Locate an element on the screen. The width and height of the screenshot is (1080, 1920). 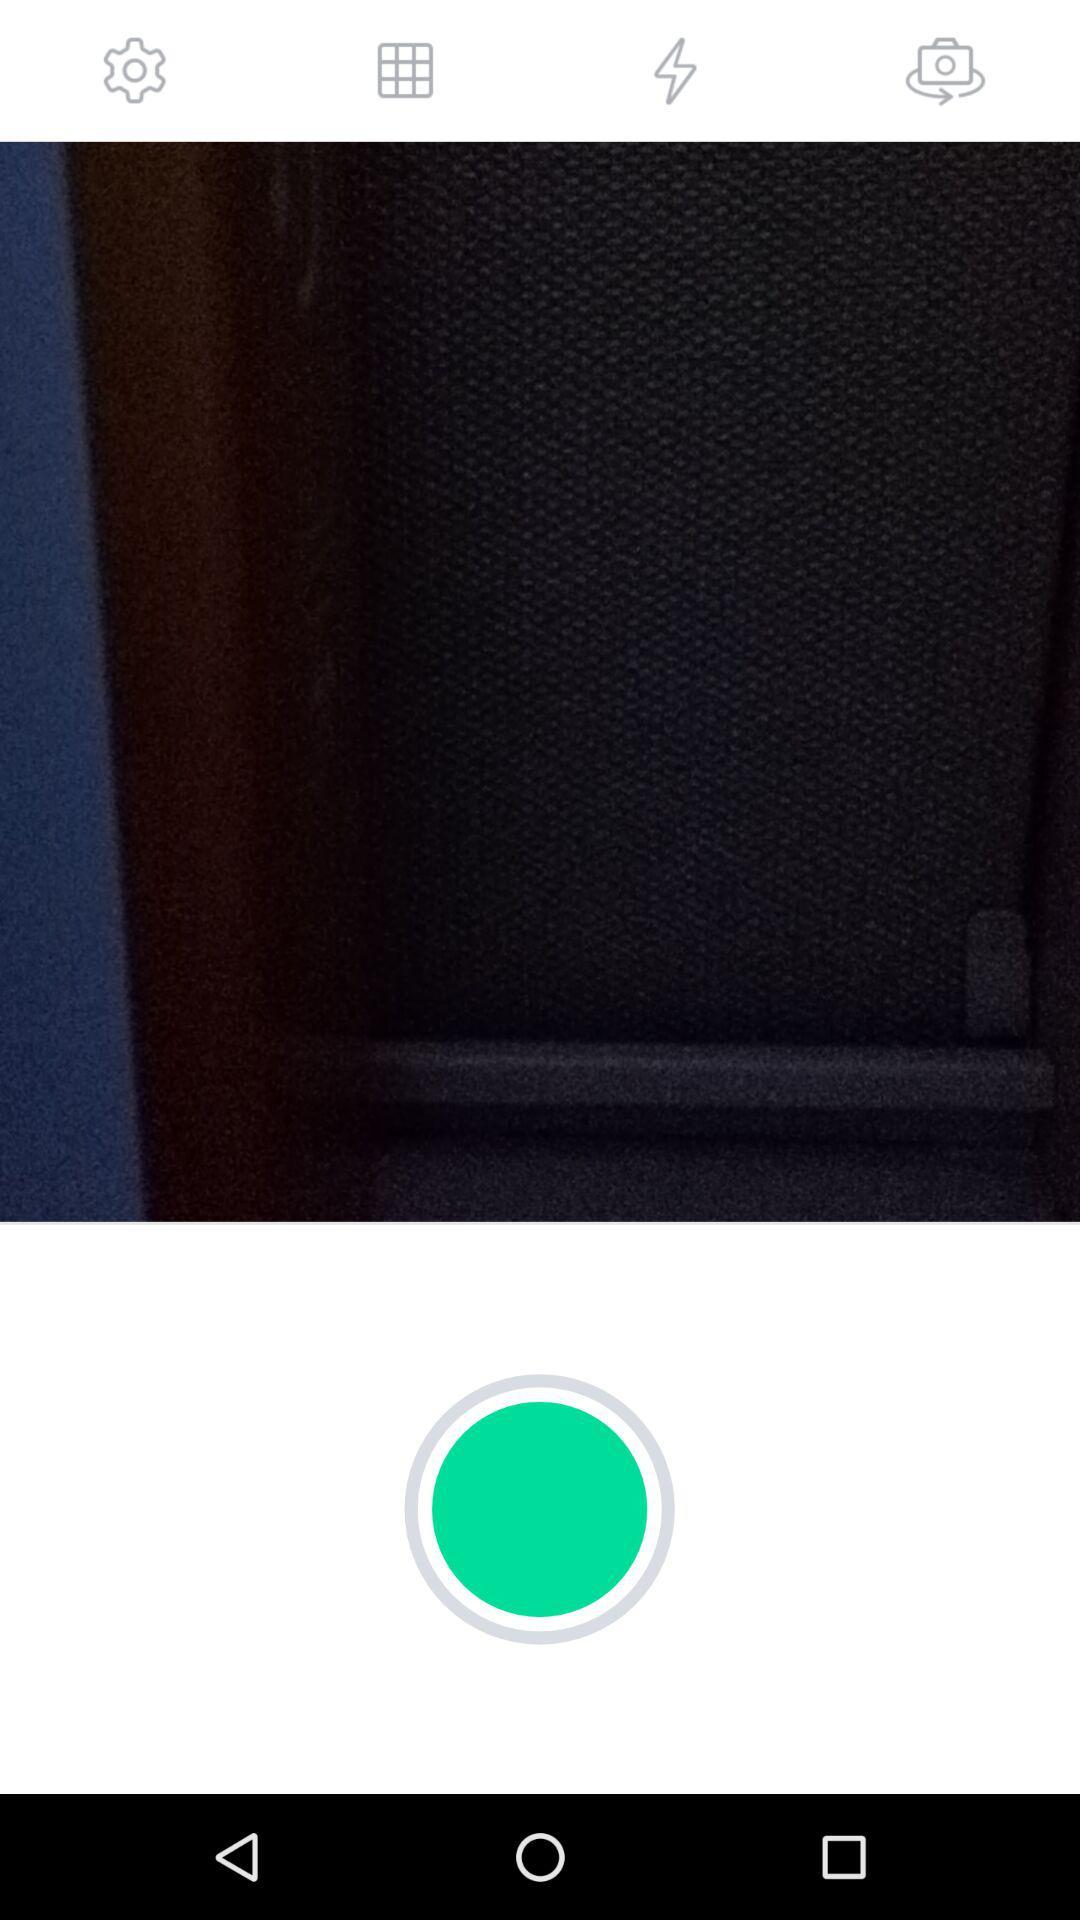
take picture is located at coordinates (945, 70).